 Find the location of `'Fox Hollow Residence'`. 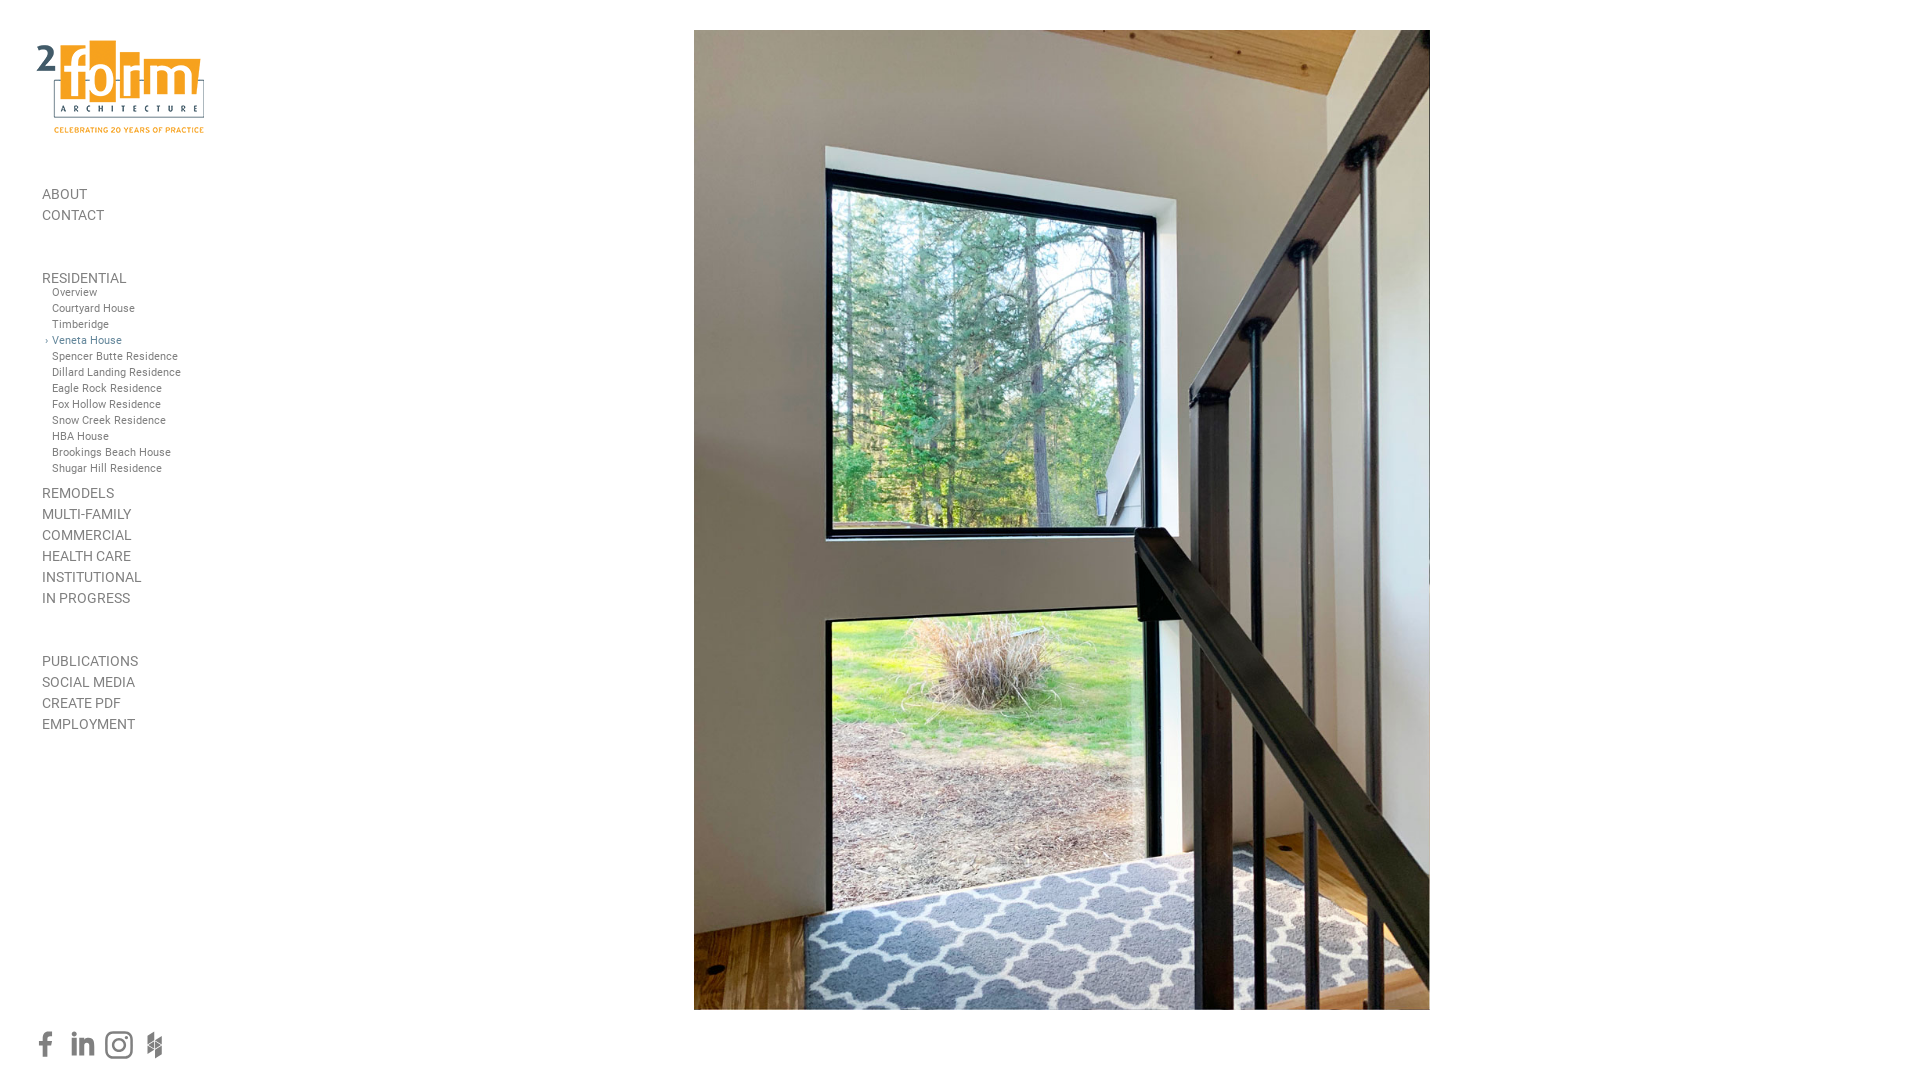

'Fox Hollow Residence' is located at coordinates (105, 404).